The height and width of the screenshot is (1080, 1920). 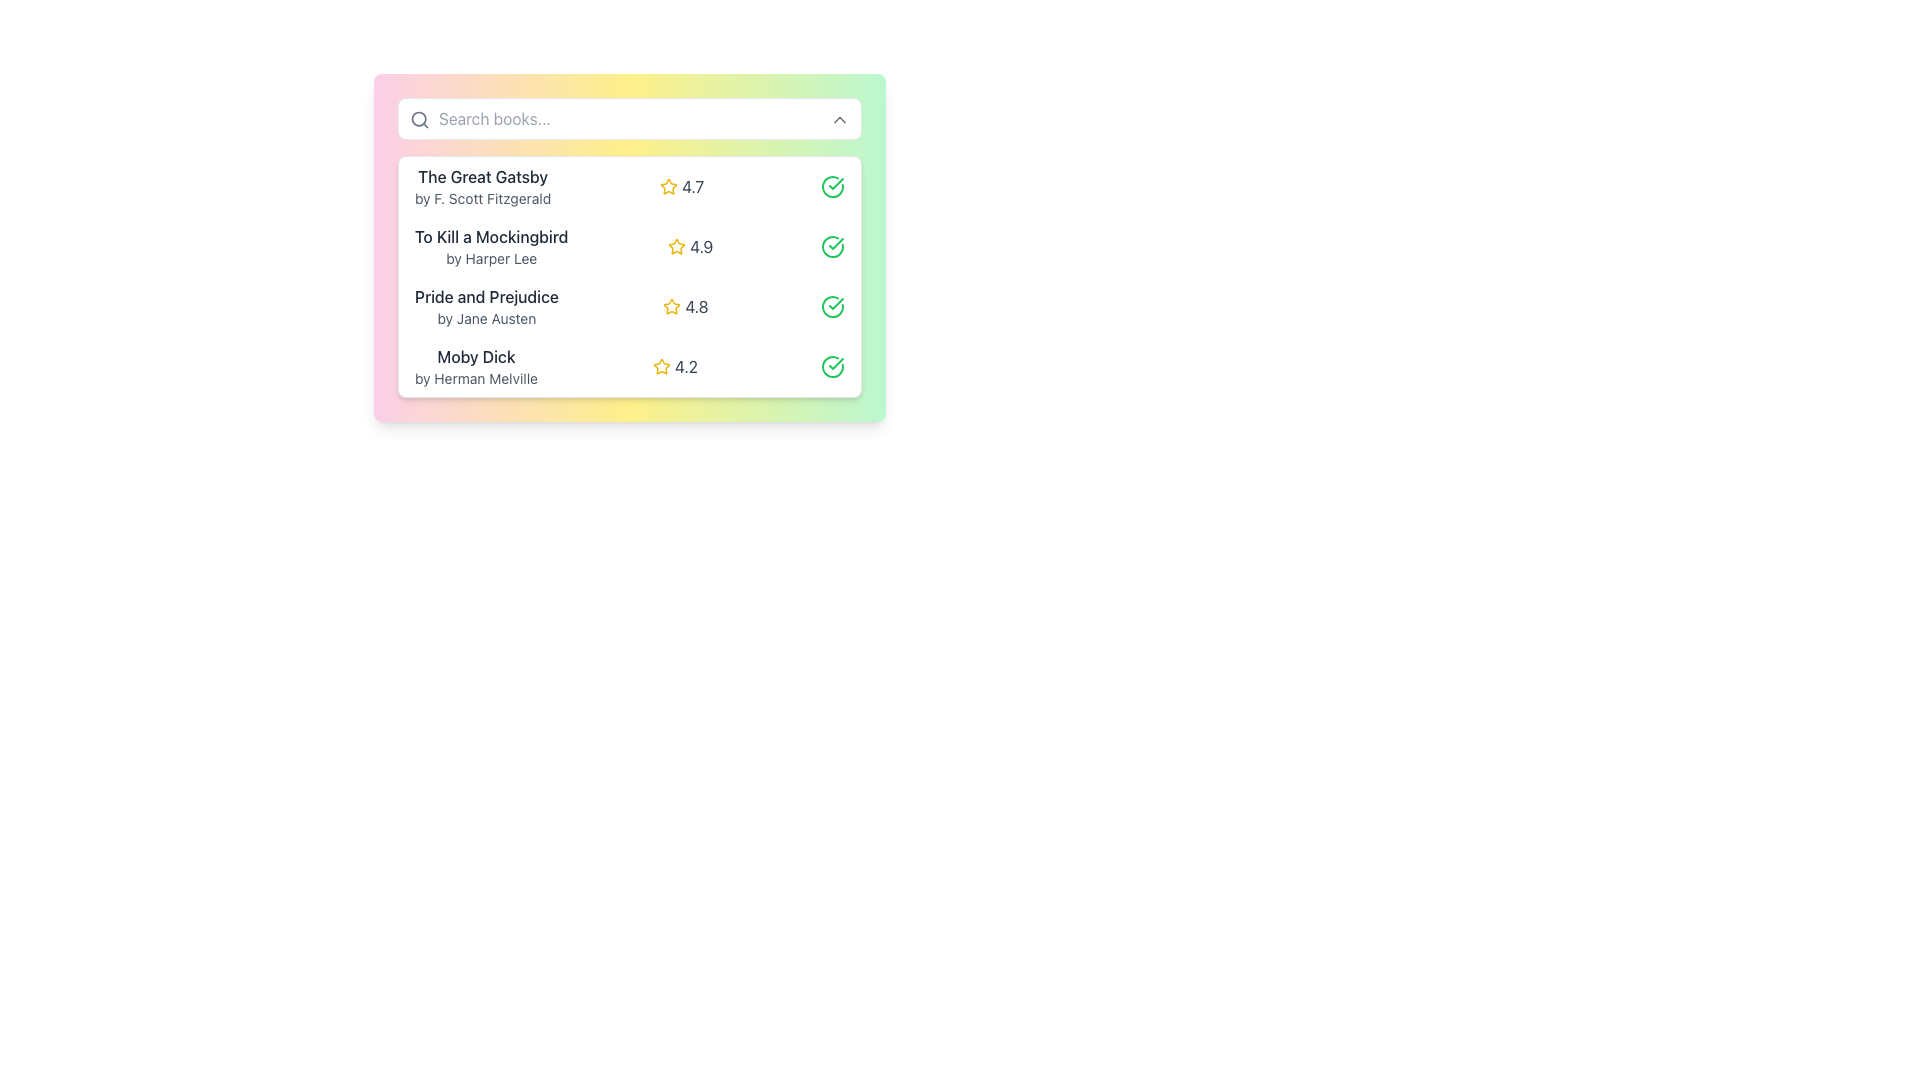 I want to click on numeric rating displayed in the rating indicator for the book 'Pride and Prejudice' located in the third entry of the visible book list, so click(x=685, y=307).